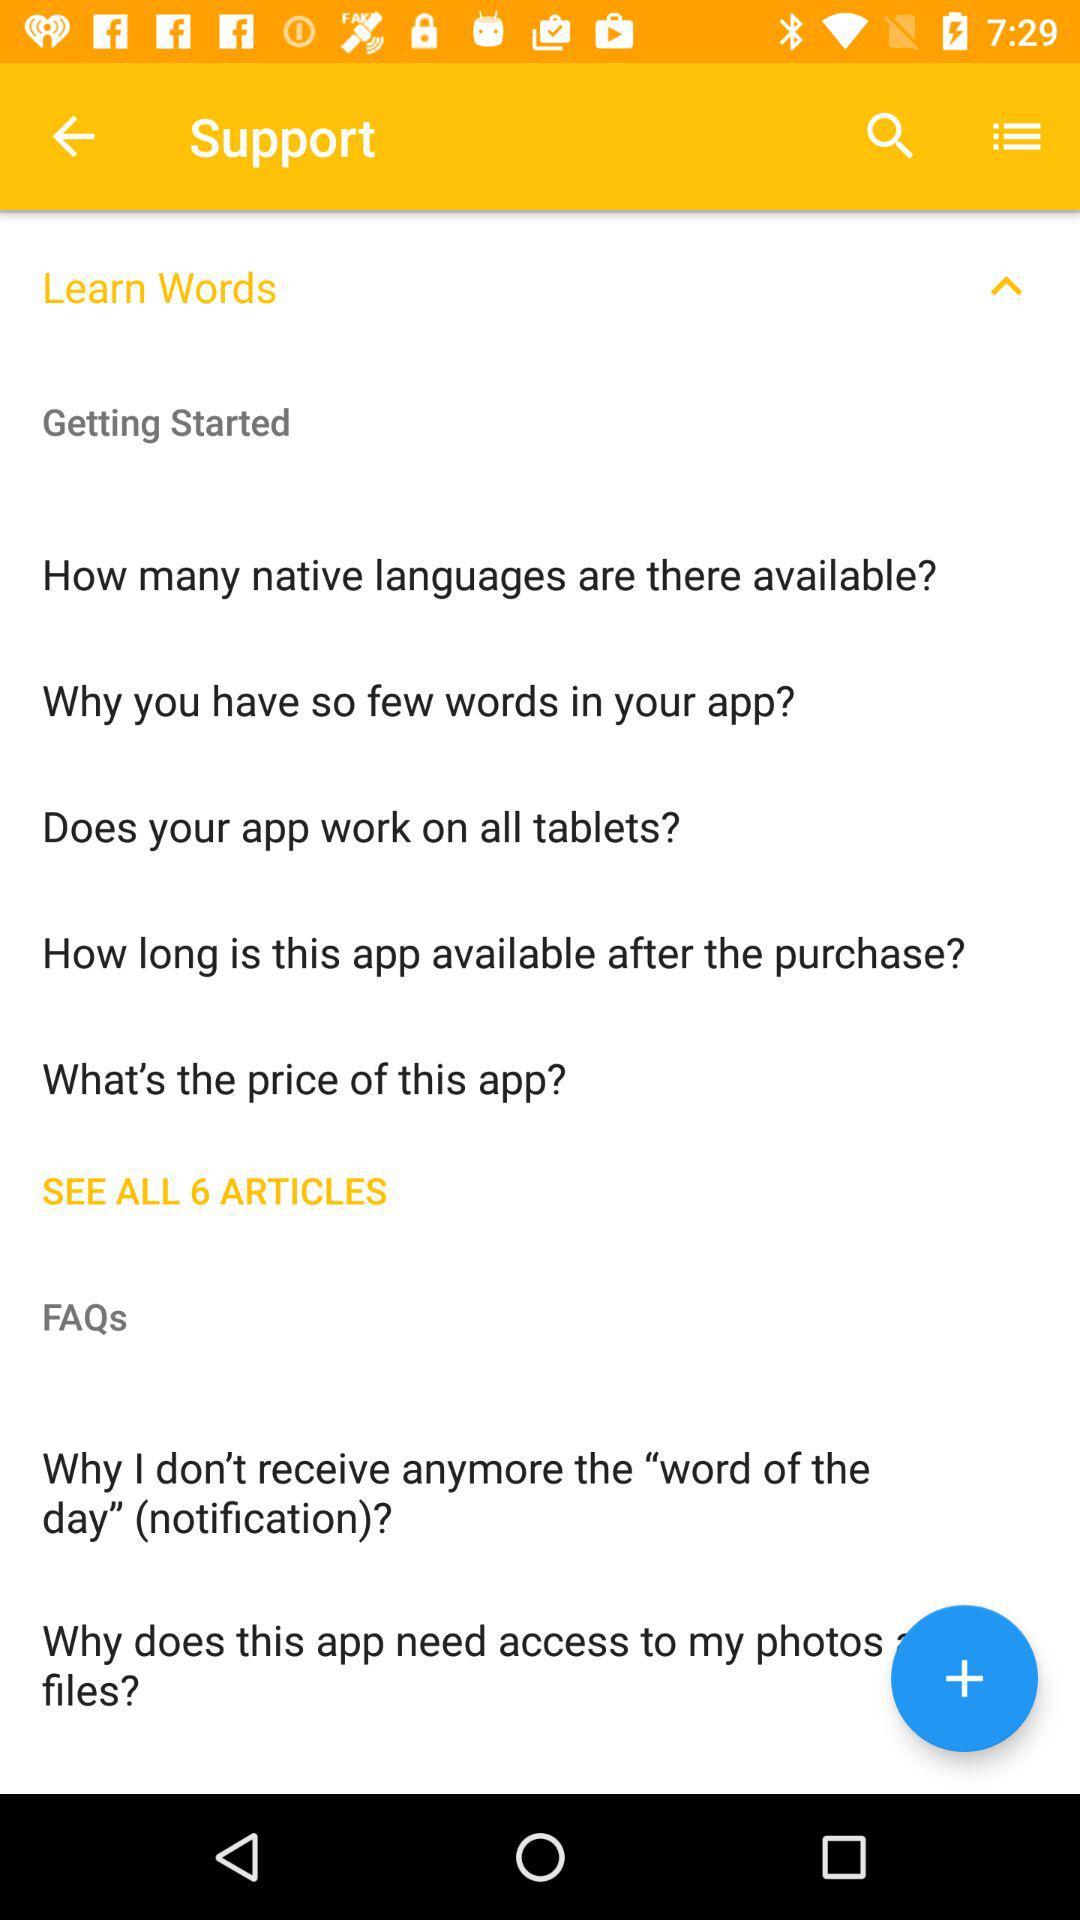 This screenshot has height=1920, width=1080. What do you see at coordinates (963, 1678) in the screenshot?
I see `the add icon` at bounding box center [963, 1678].